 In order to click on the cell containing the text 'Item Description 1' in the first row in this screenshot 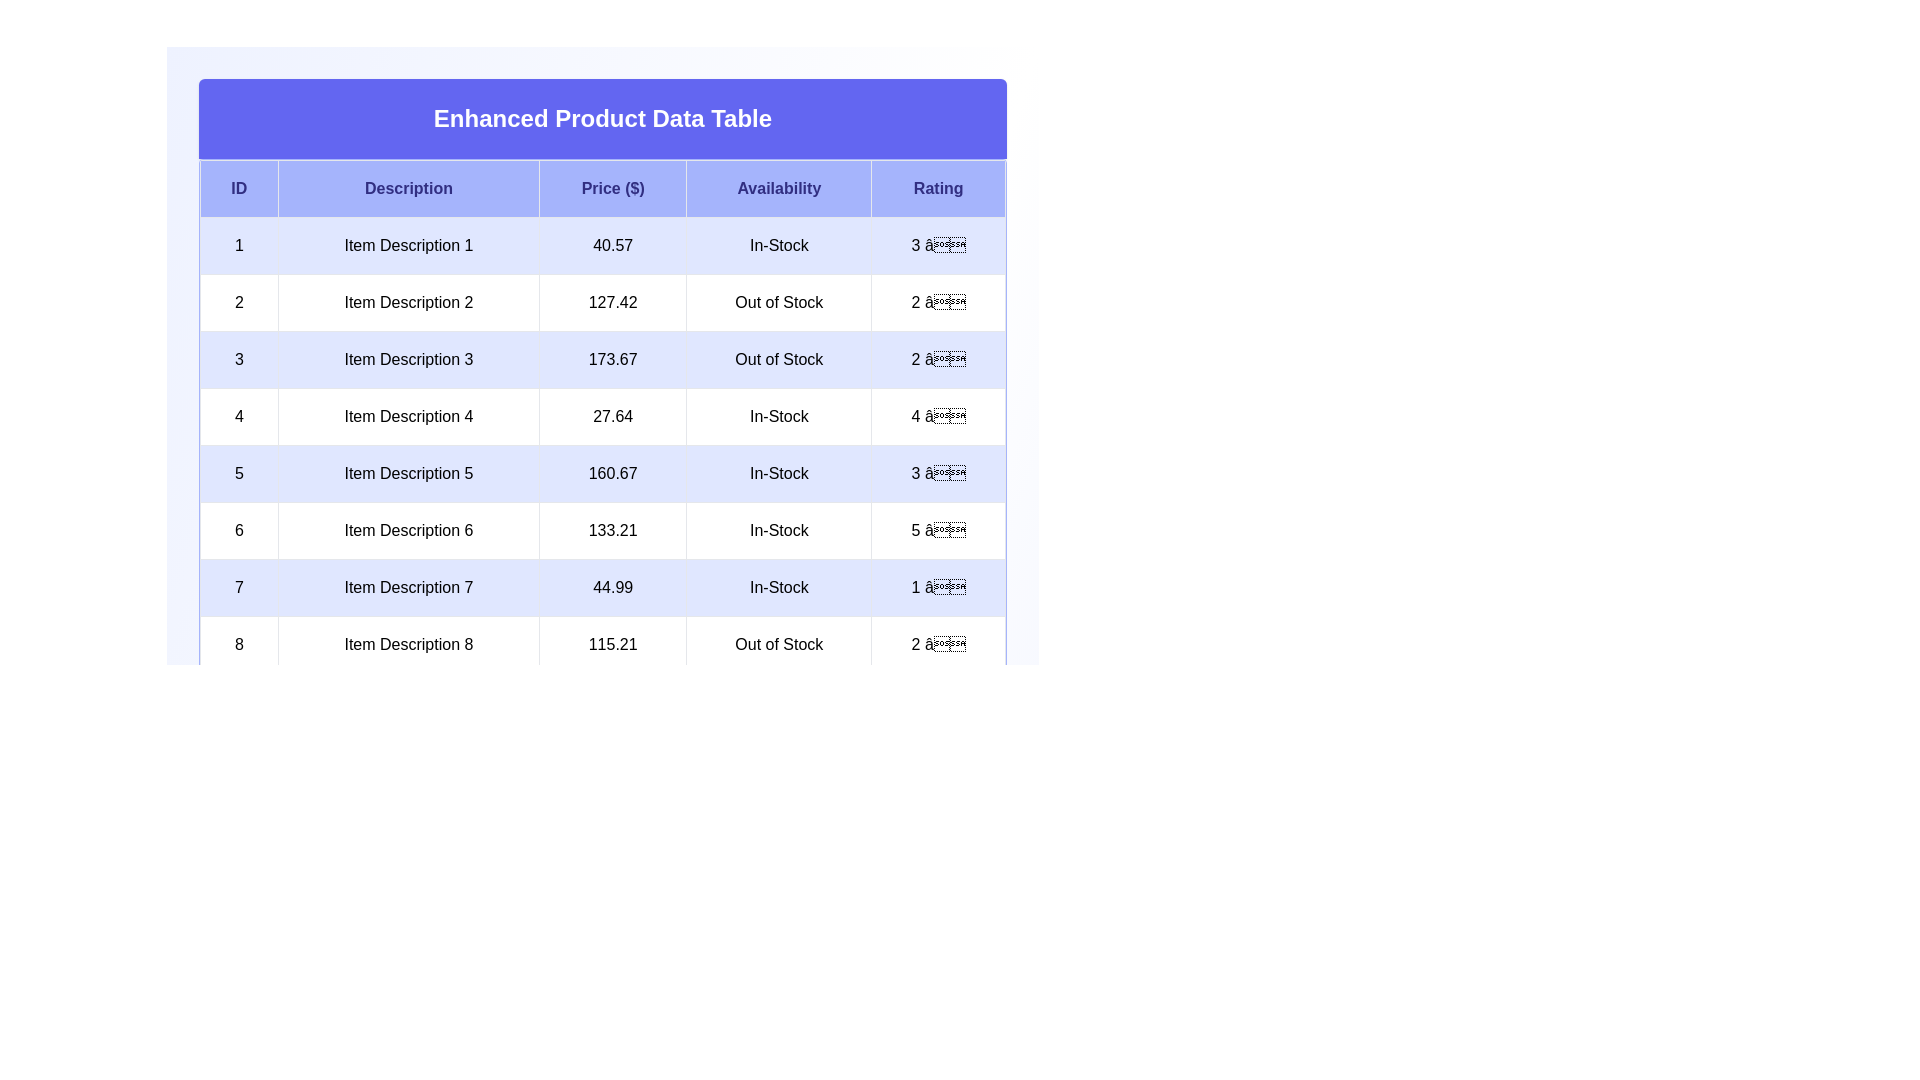, I will do `click(407, 245)`.